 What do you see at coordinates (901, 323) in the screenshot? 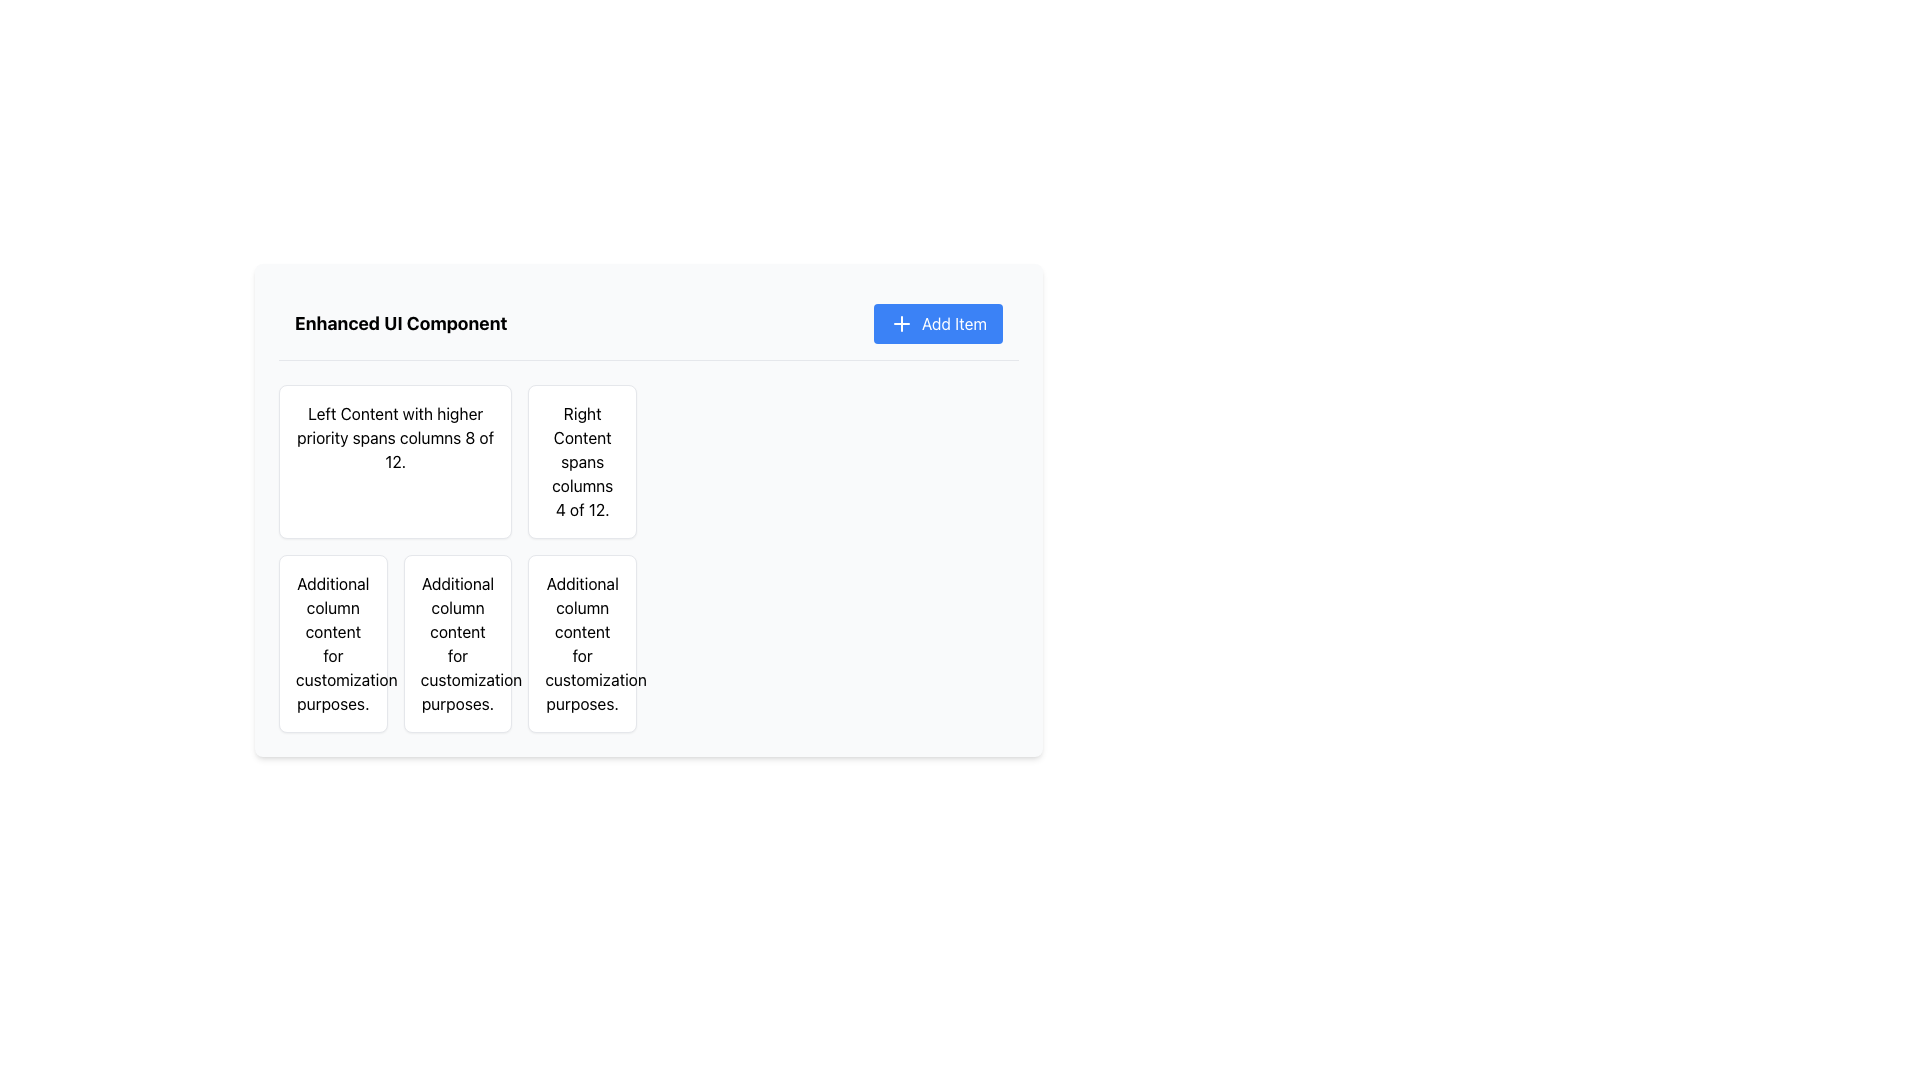
I see `the 'plus' icon located within the blue 'Add Item' button in the top-right corner of the UI` at bounding box center [901, 323].